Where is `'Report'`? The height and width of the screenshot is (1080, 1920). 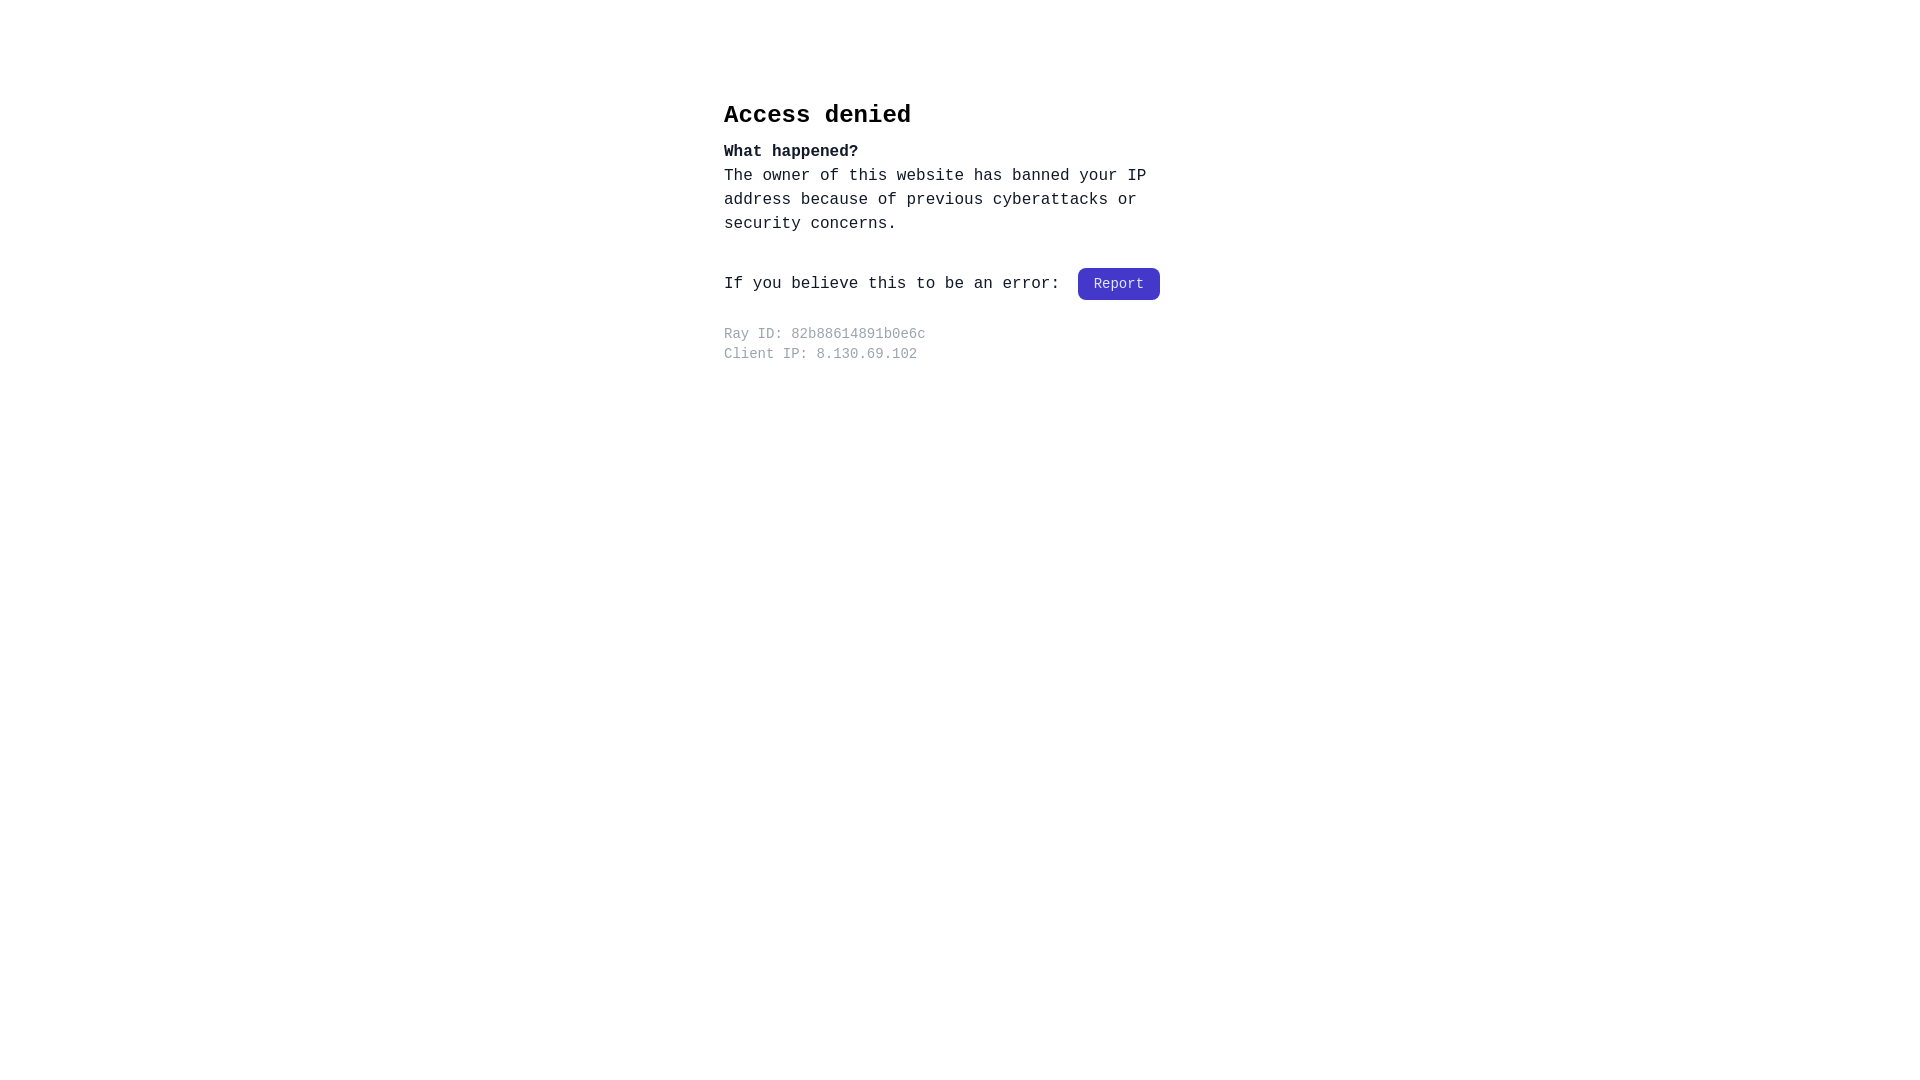 'Report' is located at coordinates (1117, 284).